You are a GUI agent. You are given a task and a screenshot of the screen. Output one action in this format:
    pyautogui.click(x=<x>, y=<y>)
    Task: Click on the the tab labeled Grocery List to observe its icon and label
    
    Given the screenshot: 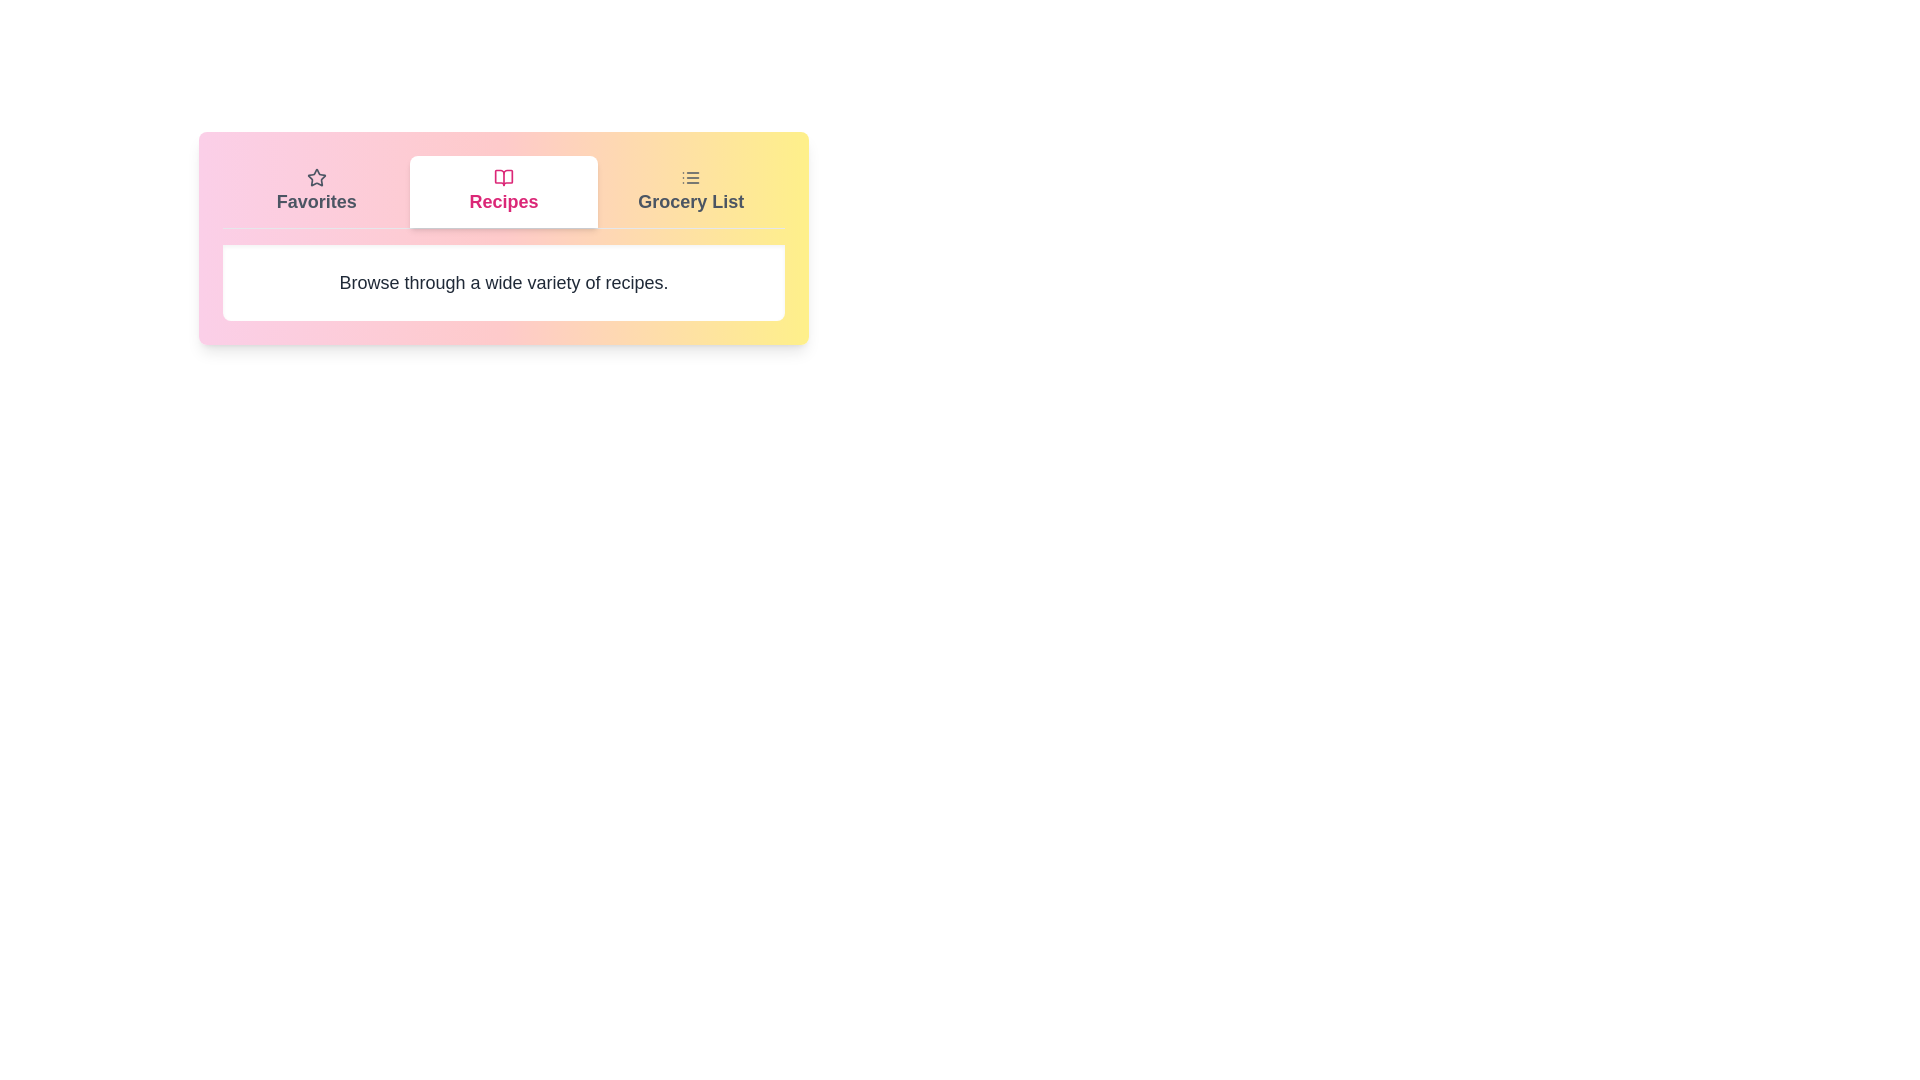 What is the action you would take?
    pyautogui.click(x=691, y=192)
    